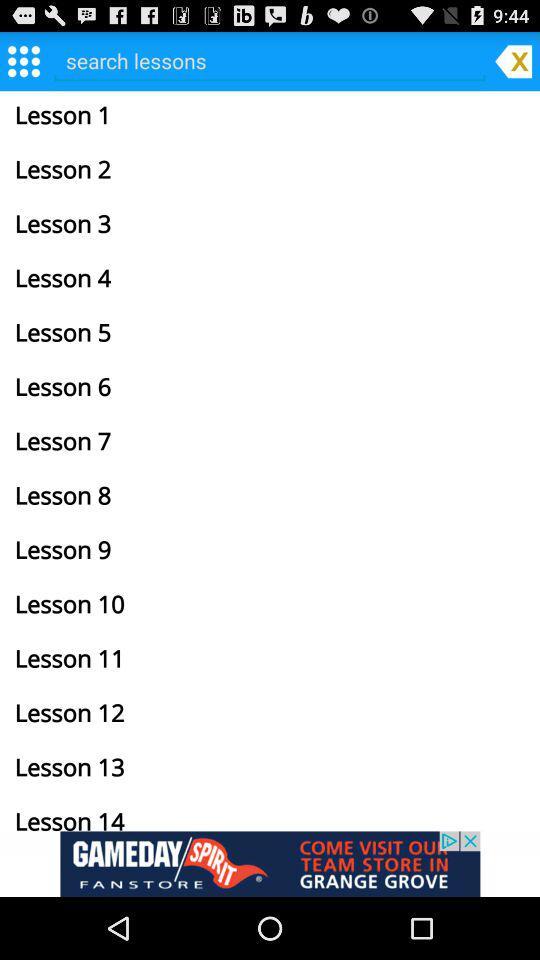 This screenshot has height=960, width=540. I want to click on the dialpad icon, so click(22, 65).